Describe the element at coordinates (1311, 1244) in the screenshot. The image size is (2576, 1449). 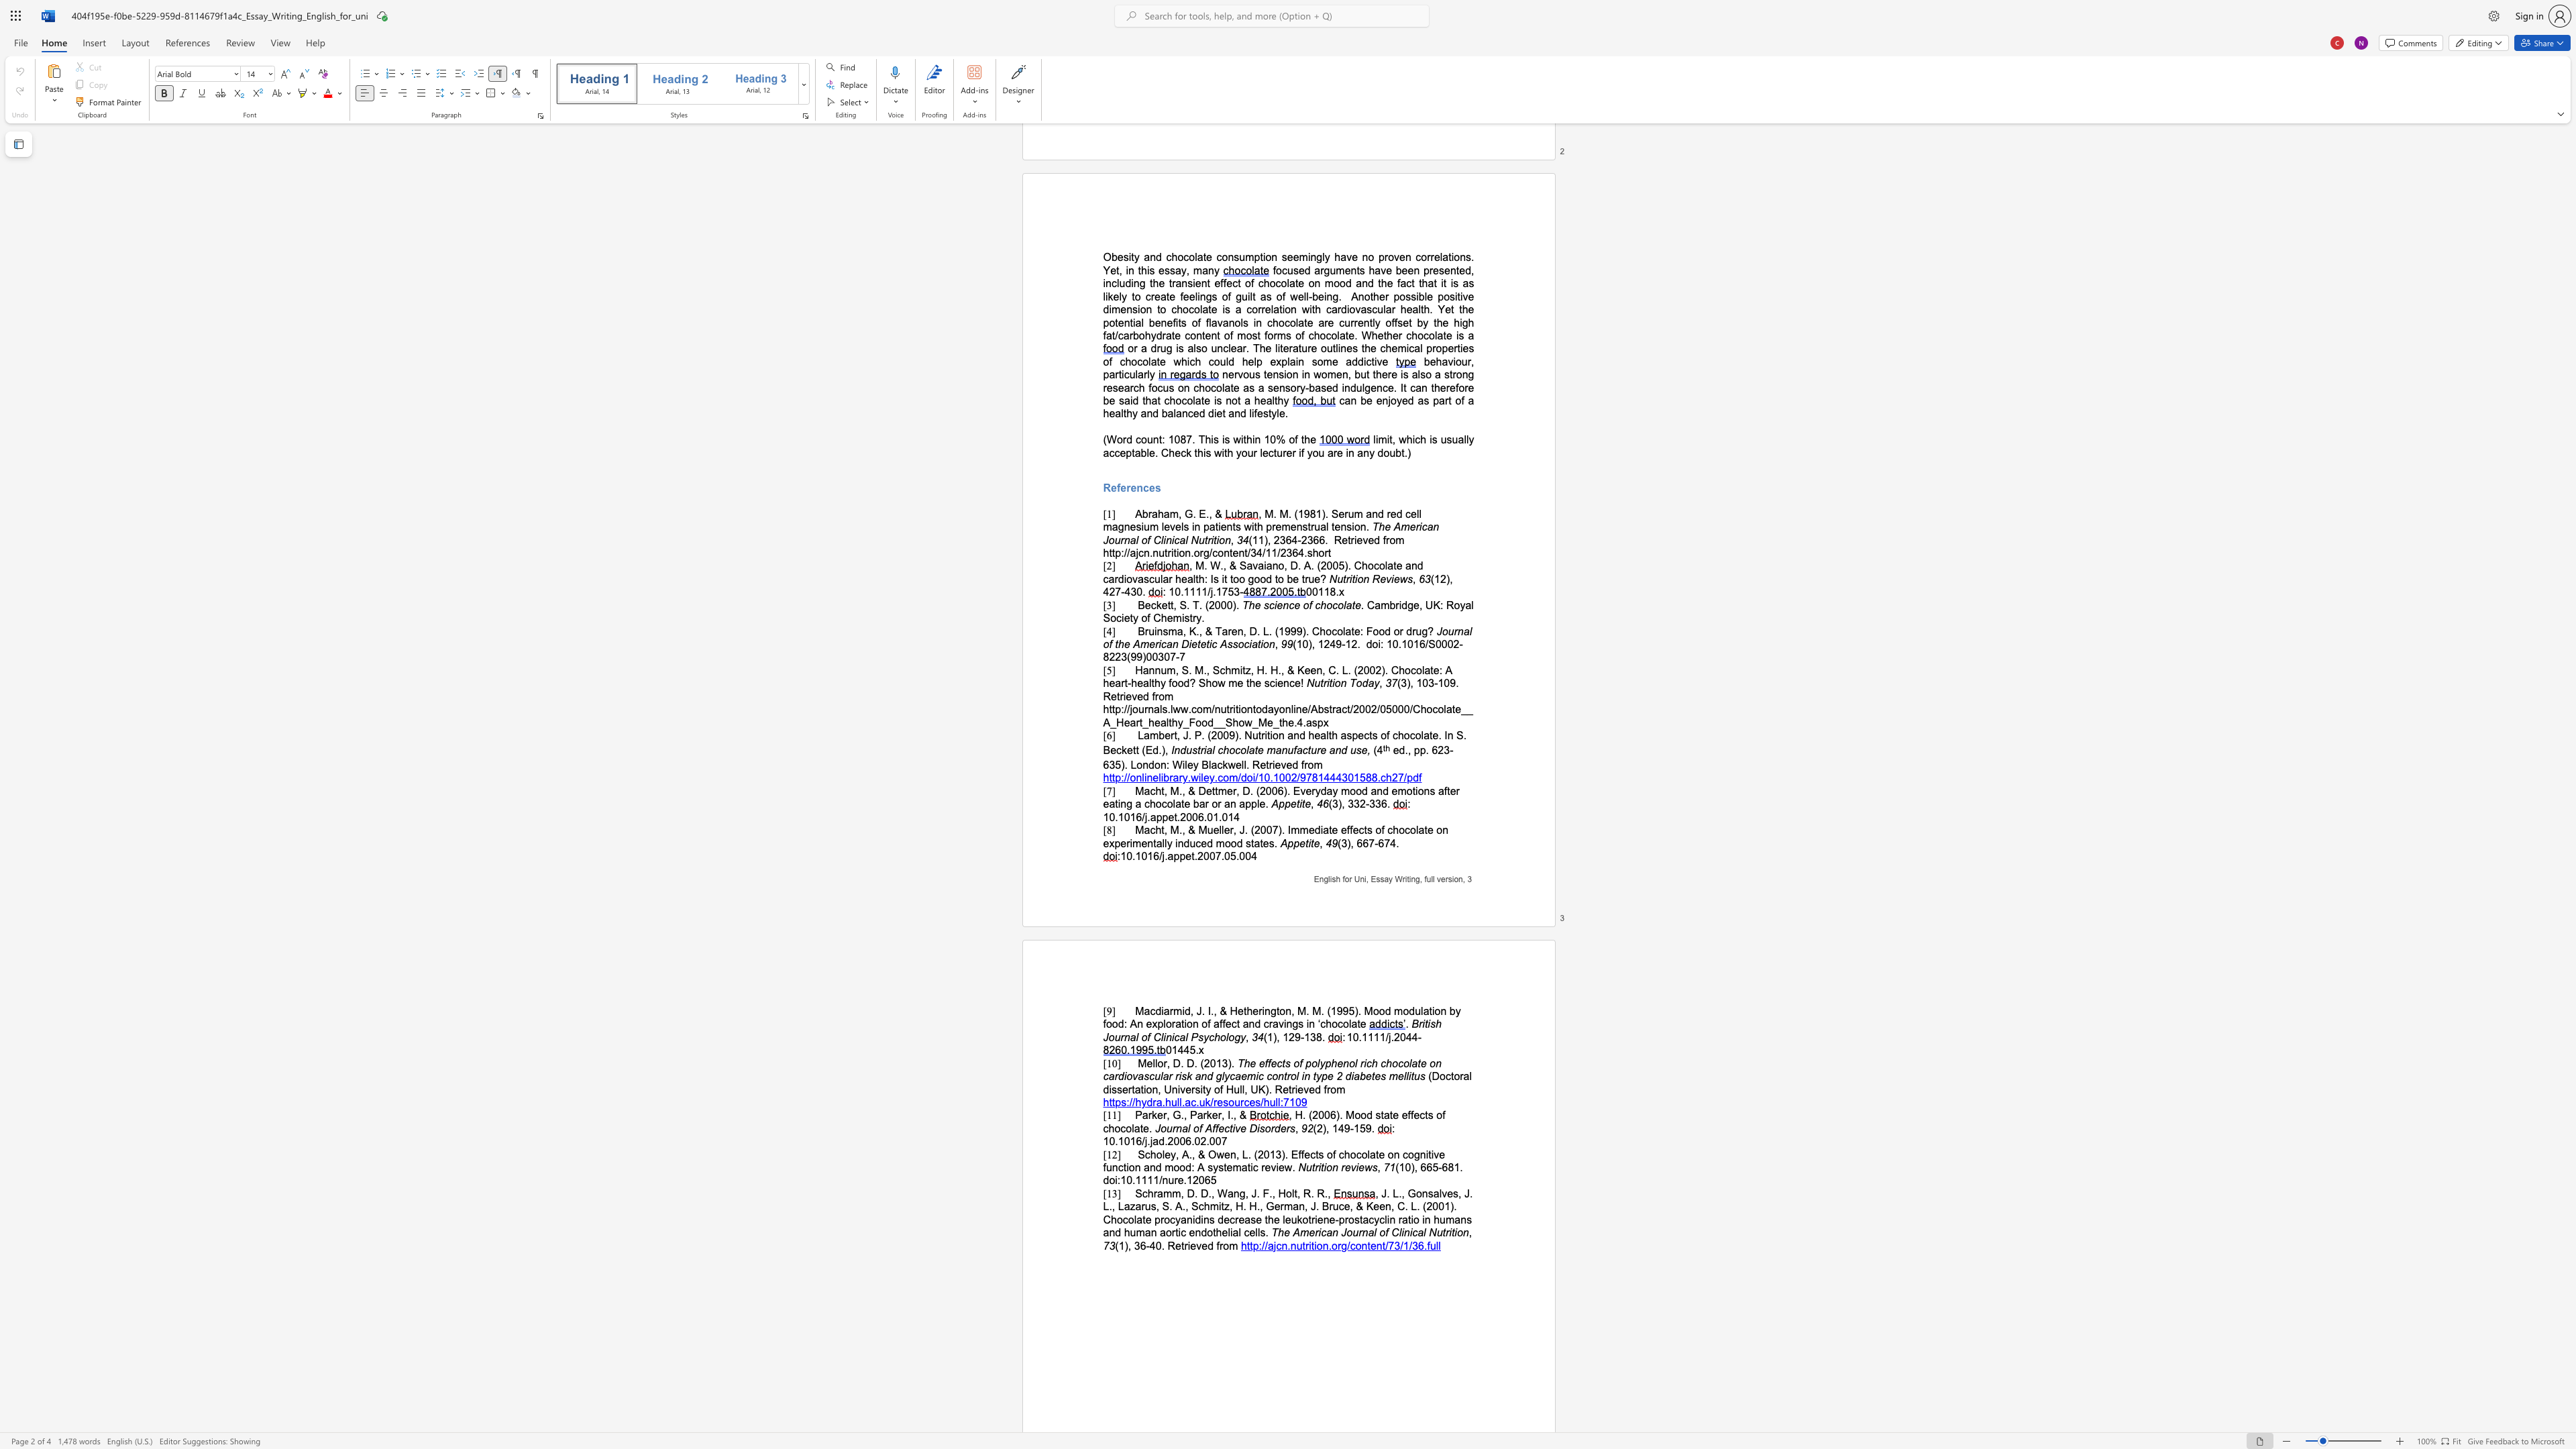
I see `the subset text "tion.org/content/" within the text "http://ajcn.nutrition.org/content/73/1/36.full"` at that location.